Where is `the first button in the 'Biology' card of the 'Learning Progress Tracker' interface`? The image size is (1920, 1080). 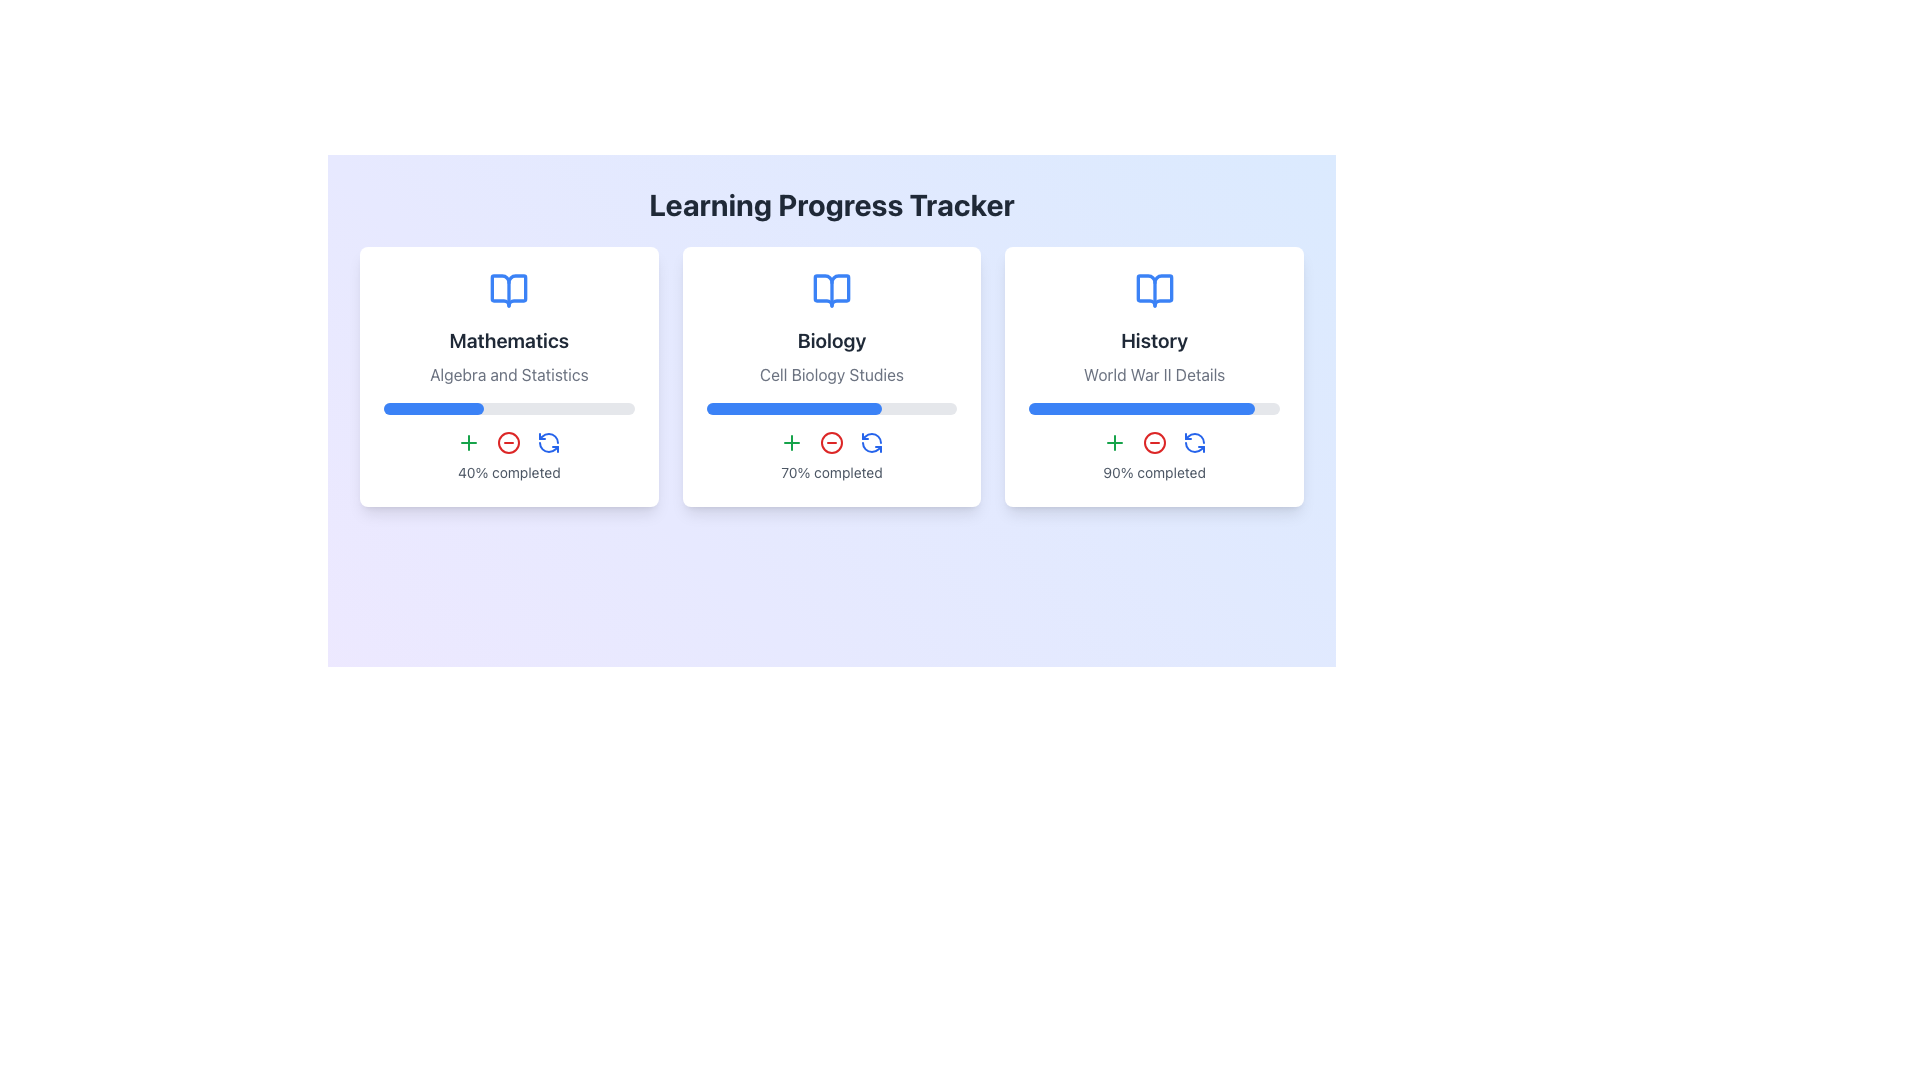 the first button in the 'Biology' card of the 'Learning Progress Tracker' interface is located at coordinates (791, 442).